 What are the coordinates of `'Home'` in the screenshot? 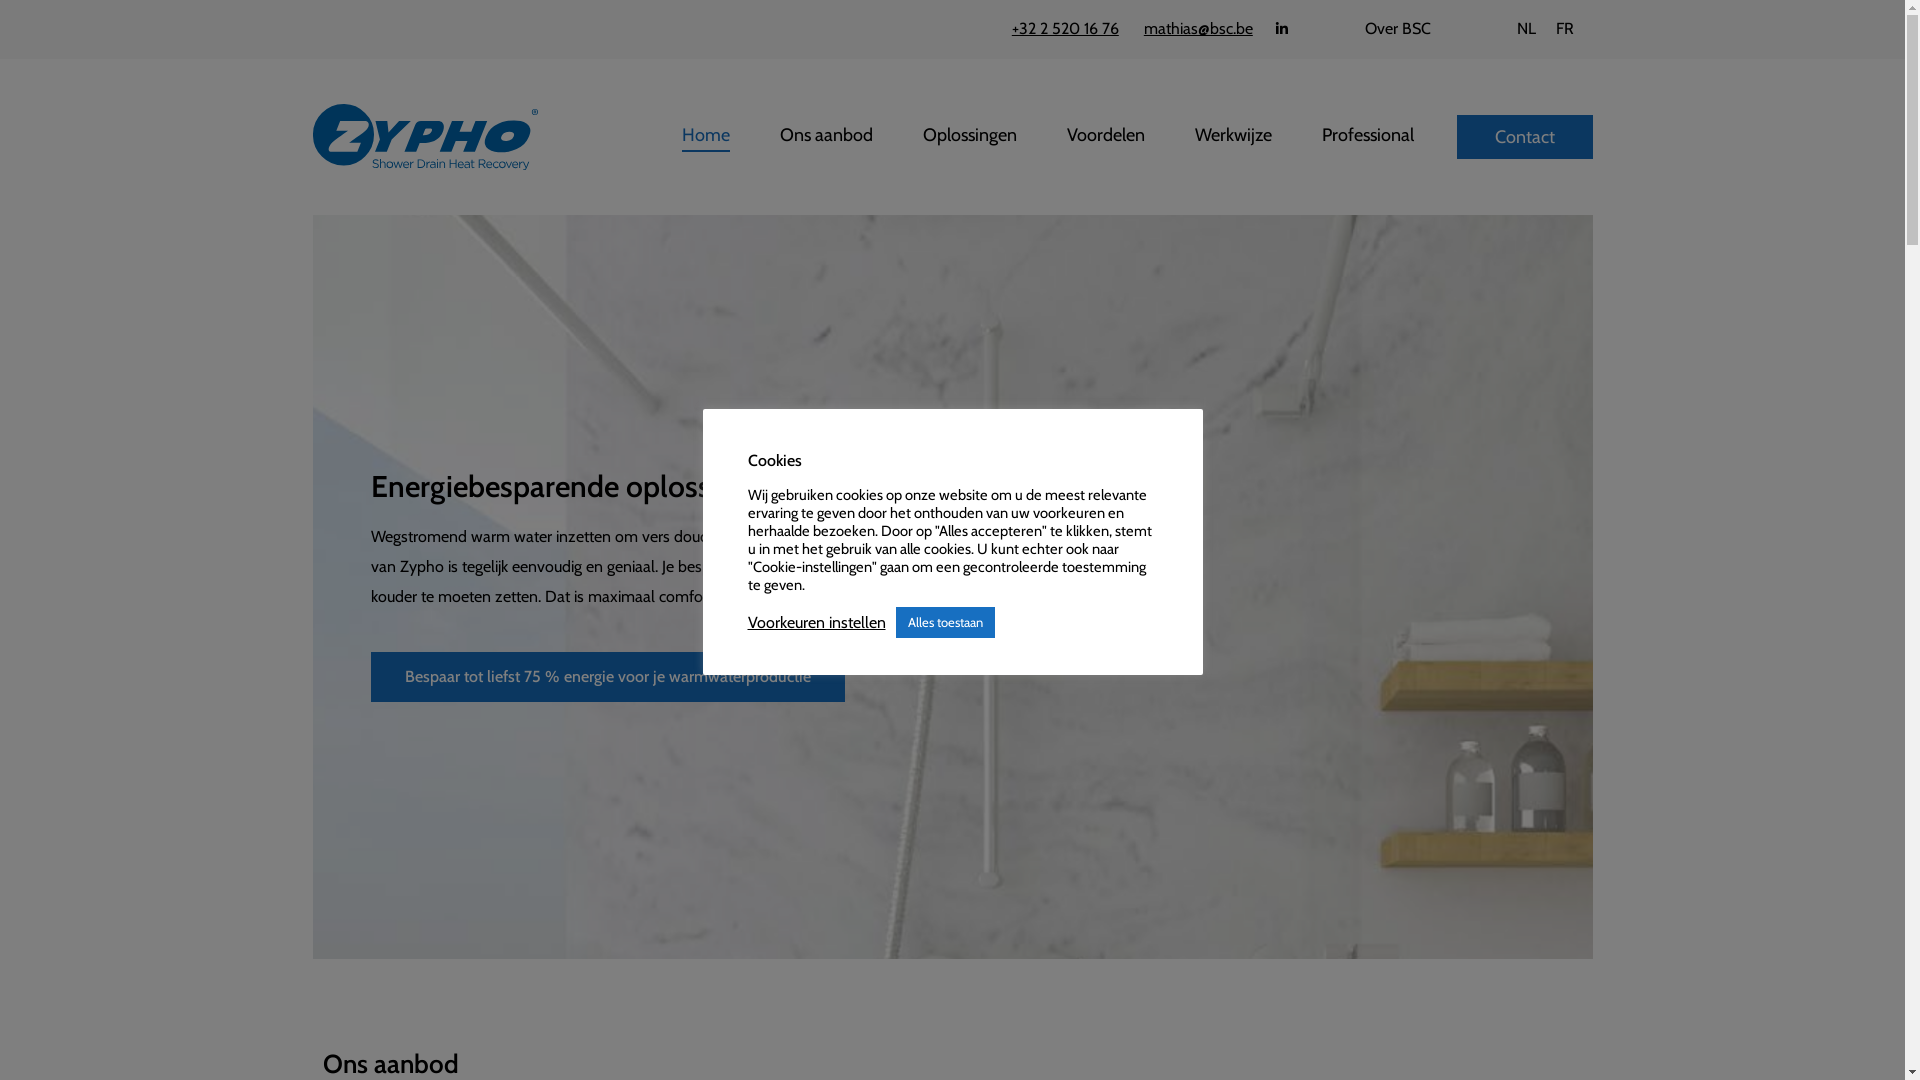 It's located at (705, 135).